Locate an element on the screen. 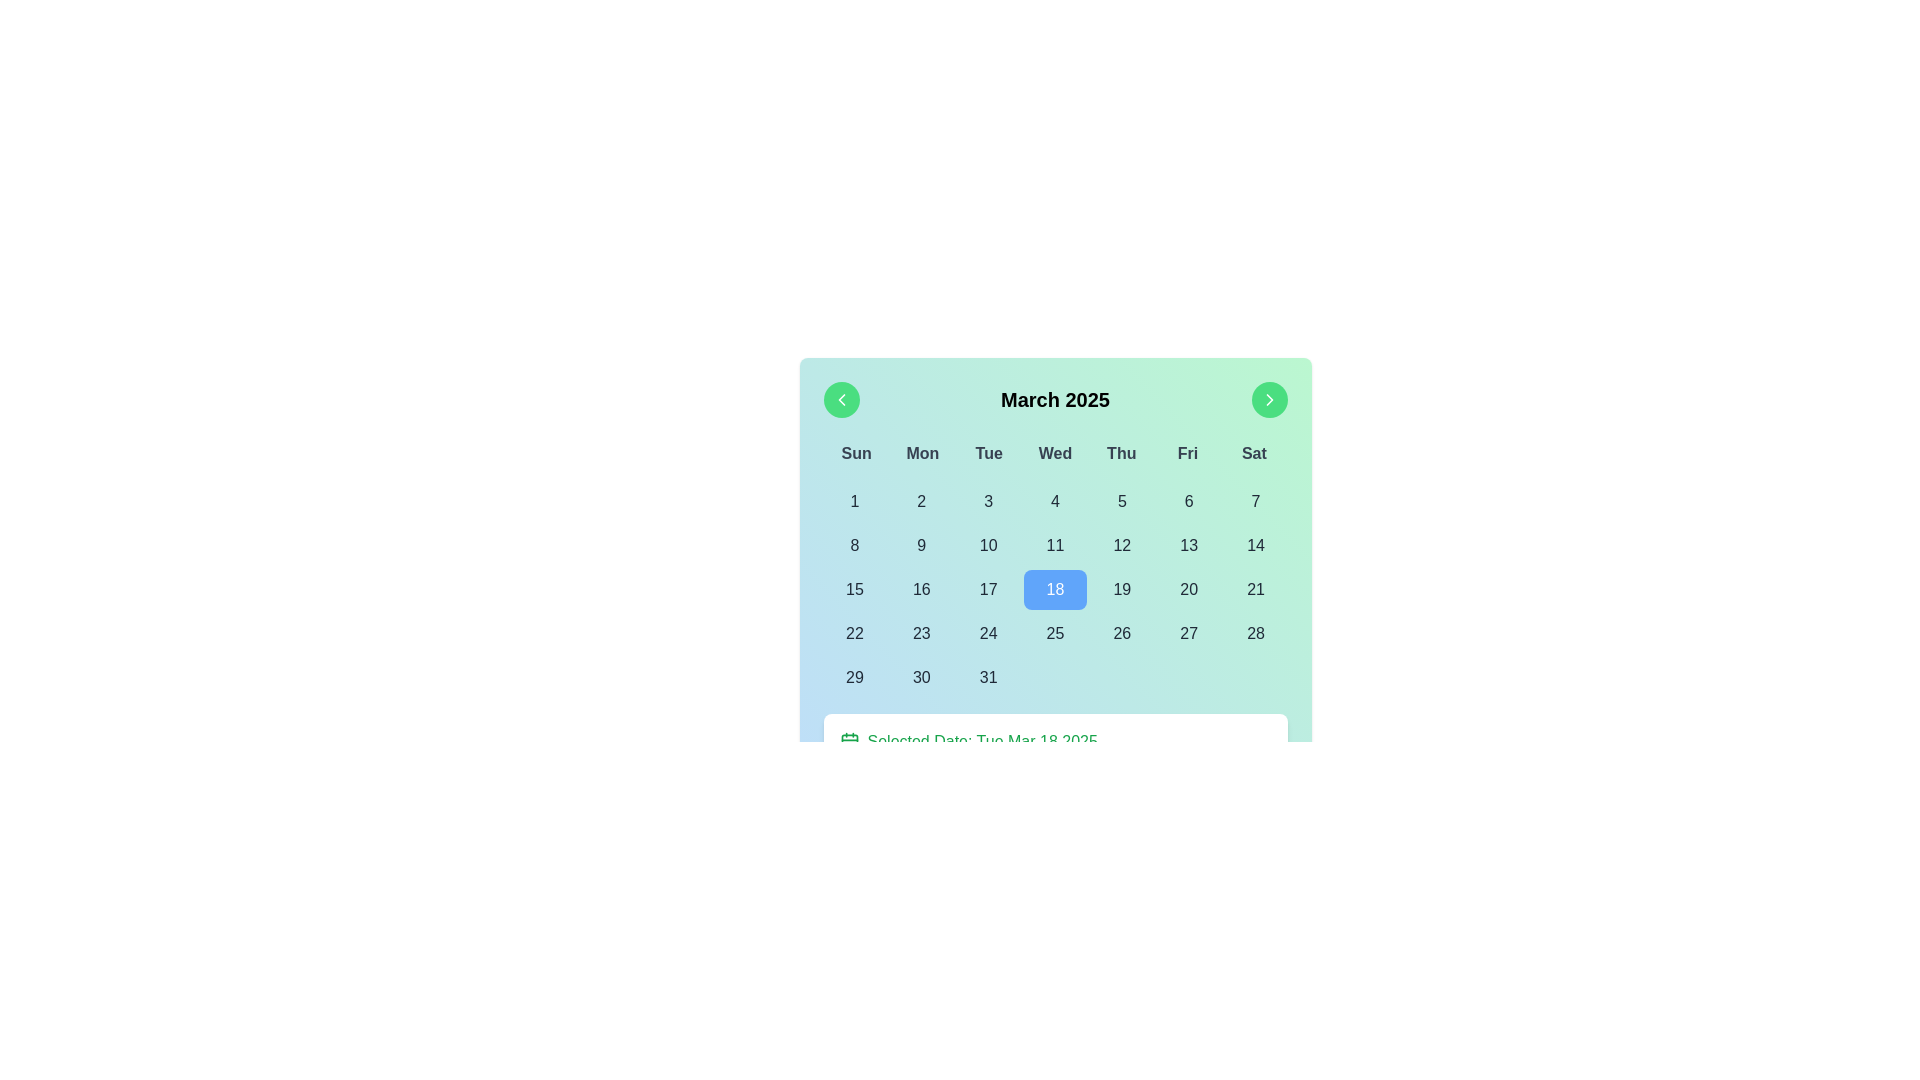 The width and height of the screenshot is (1920, 1080). the interactive day selection button in the calendar UI that selects the date '19' in March 2025 is located at coordinates (1122, 589).